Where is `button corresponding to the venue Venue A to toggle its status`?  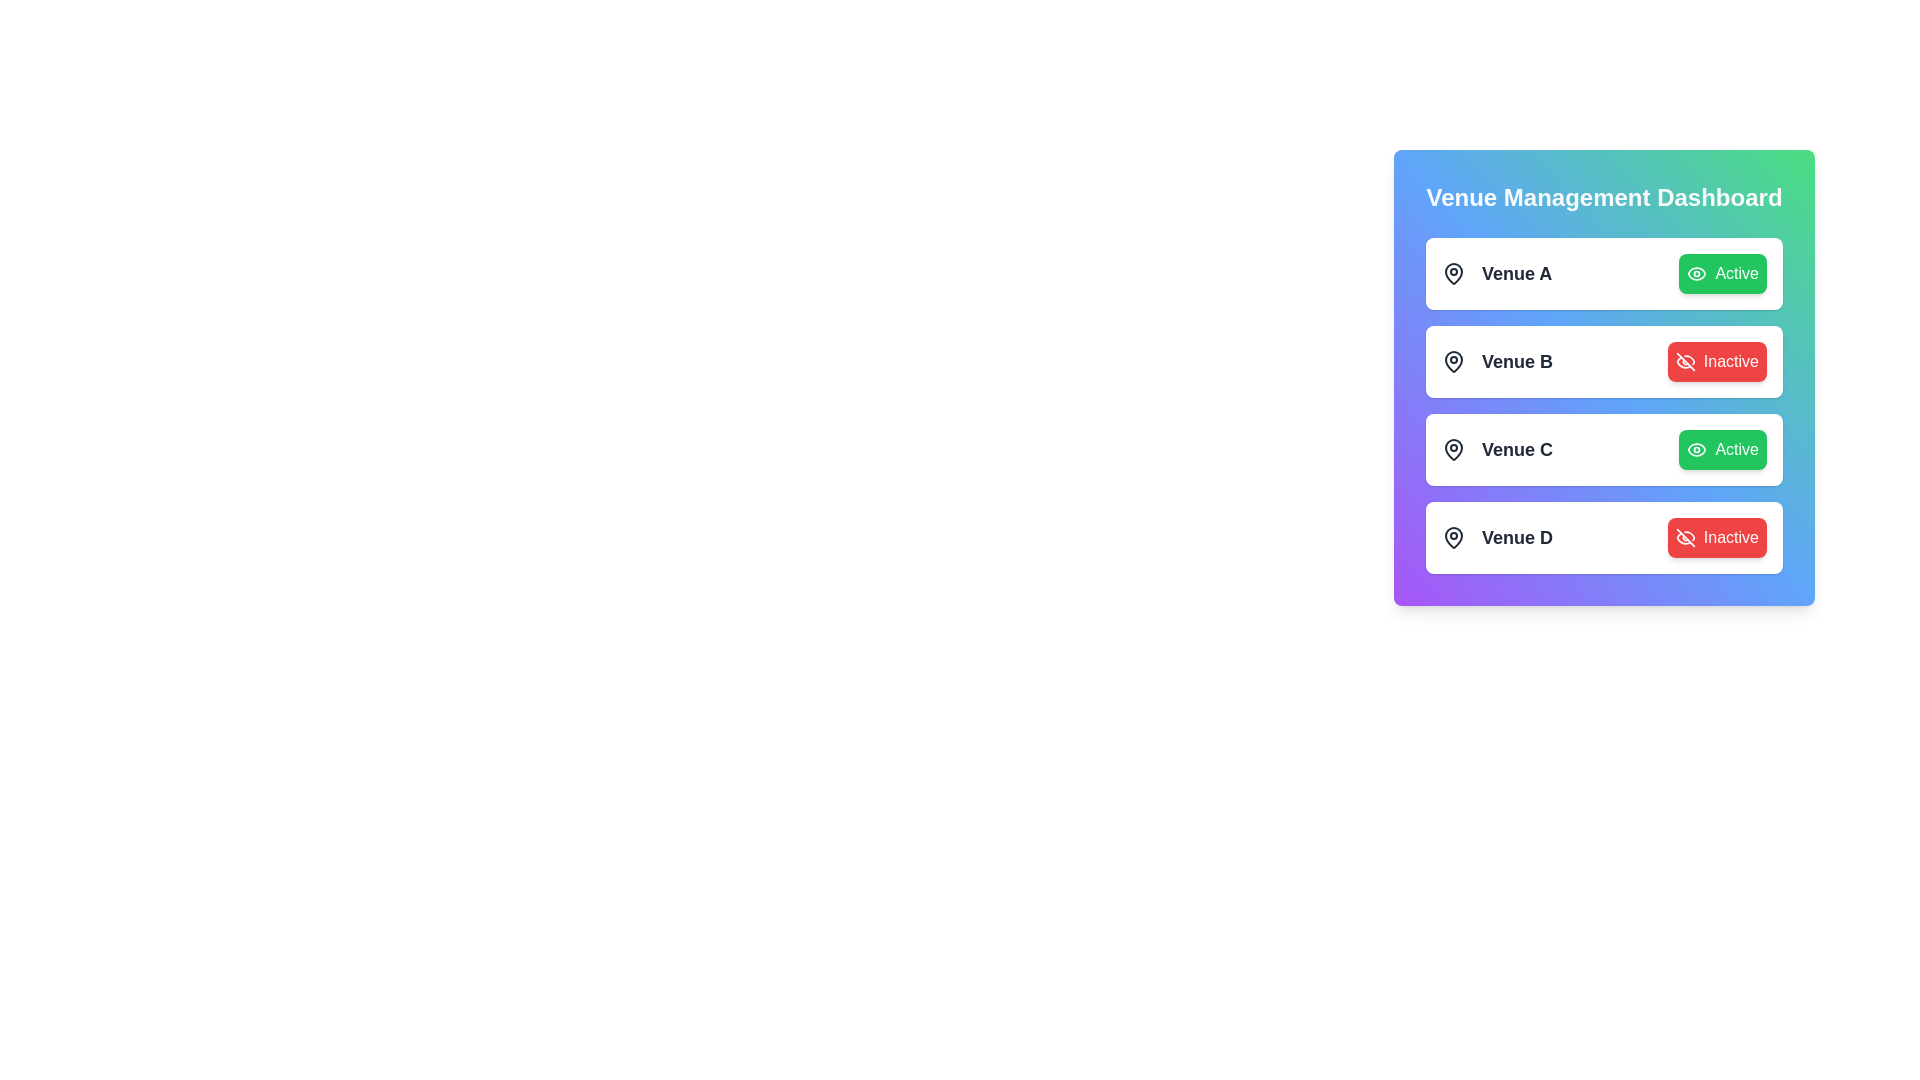 button corresponding to the venue Venue A to toggle its status is located at coordinates (1722, 273).